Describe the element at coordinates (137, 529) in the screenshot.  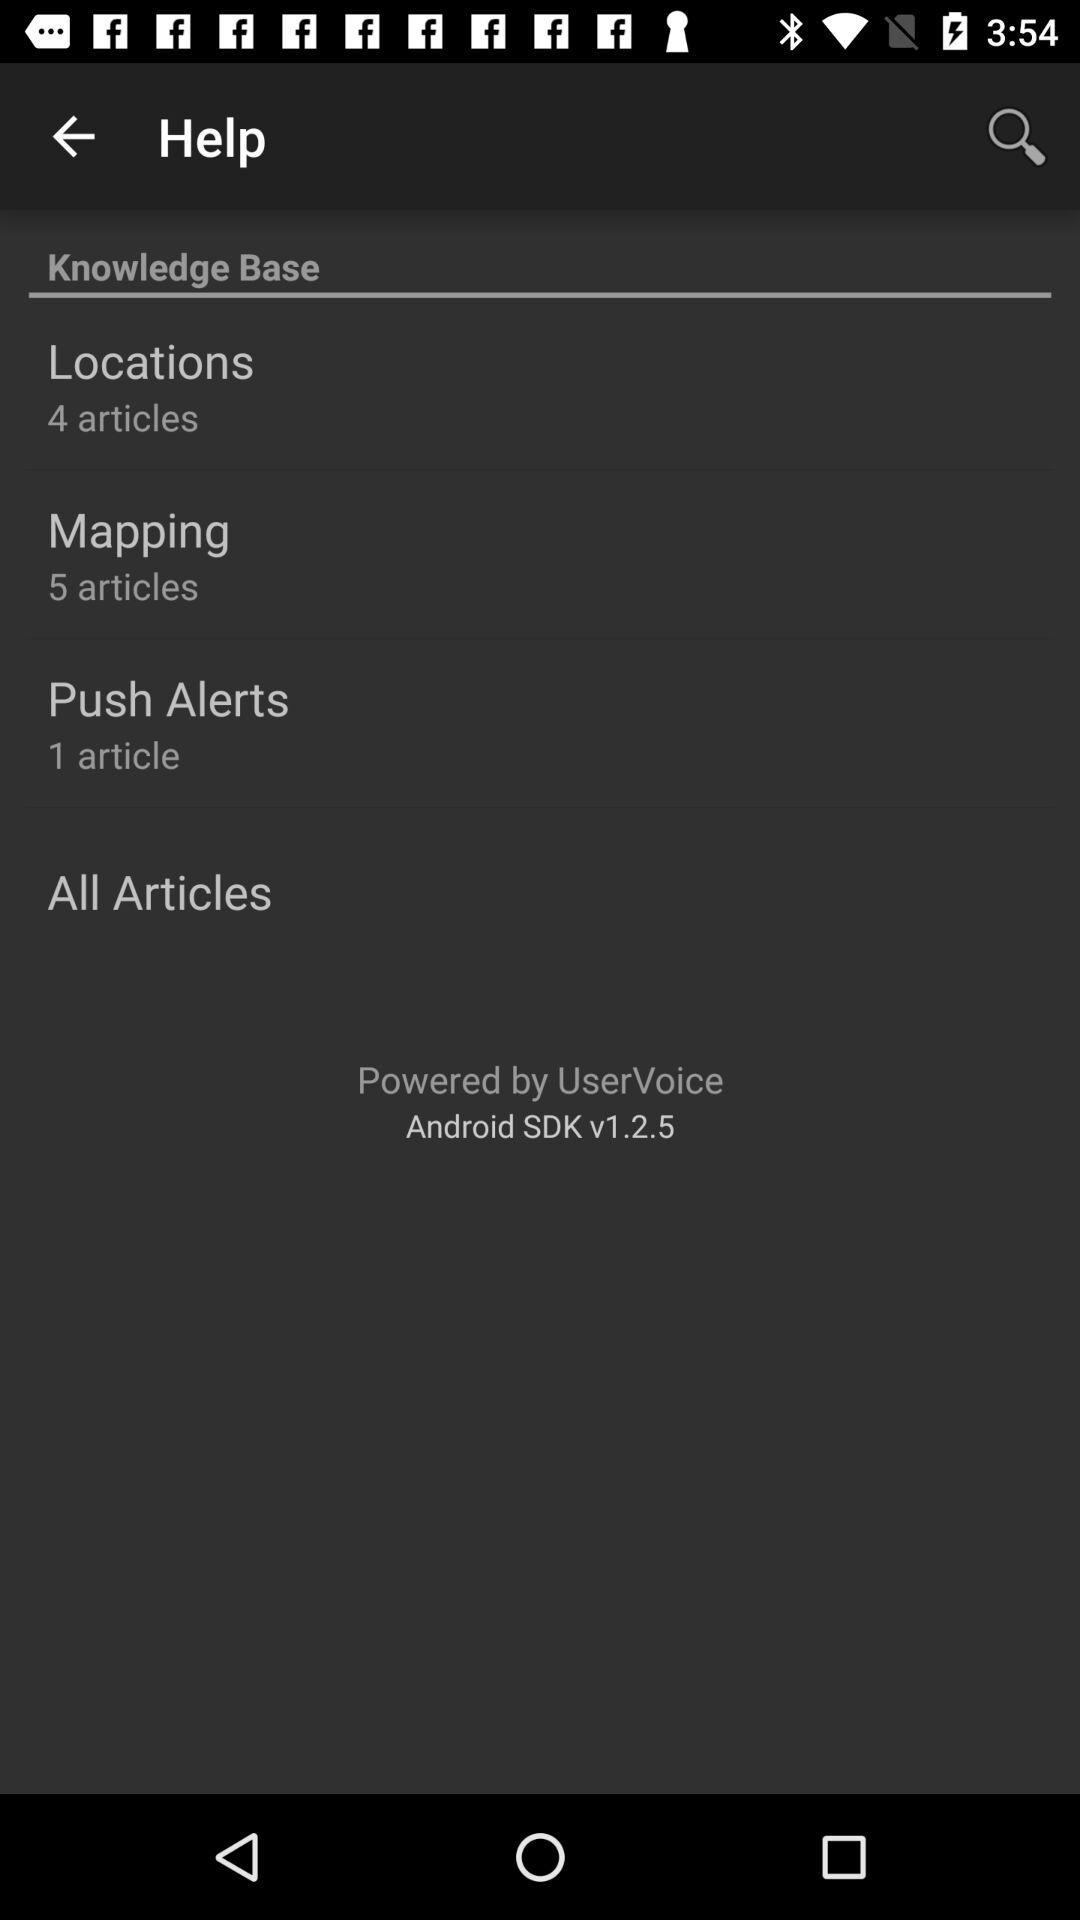
I see `mapping icon` at that location.